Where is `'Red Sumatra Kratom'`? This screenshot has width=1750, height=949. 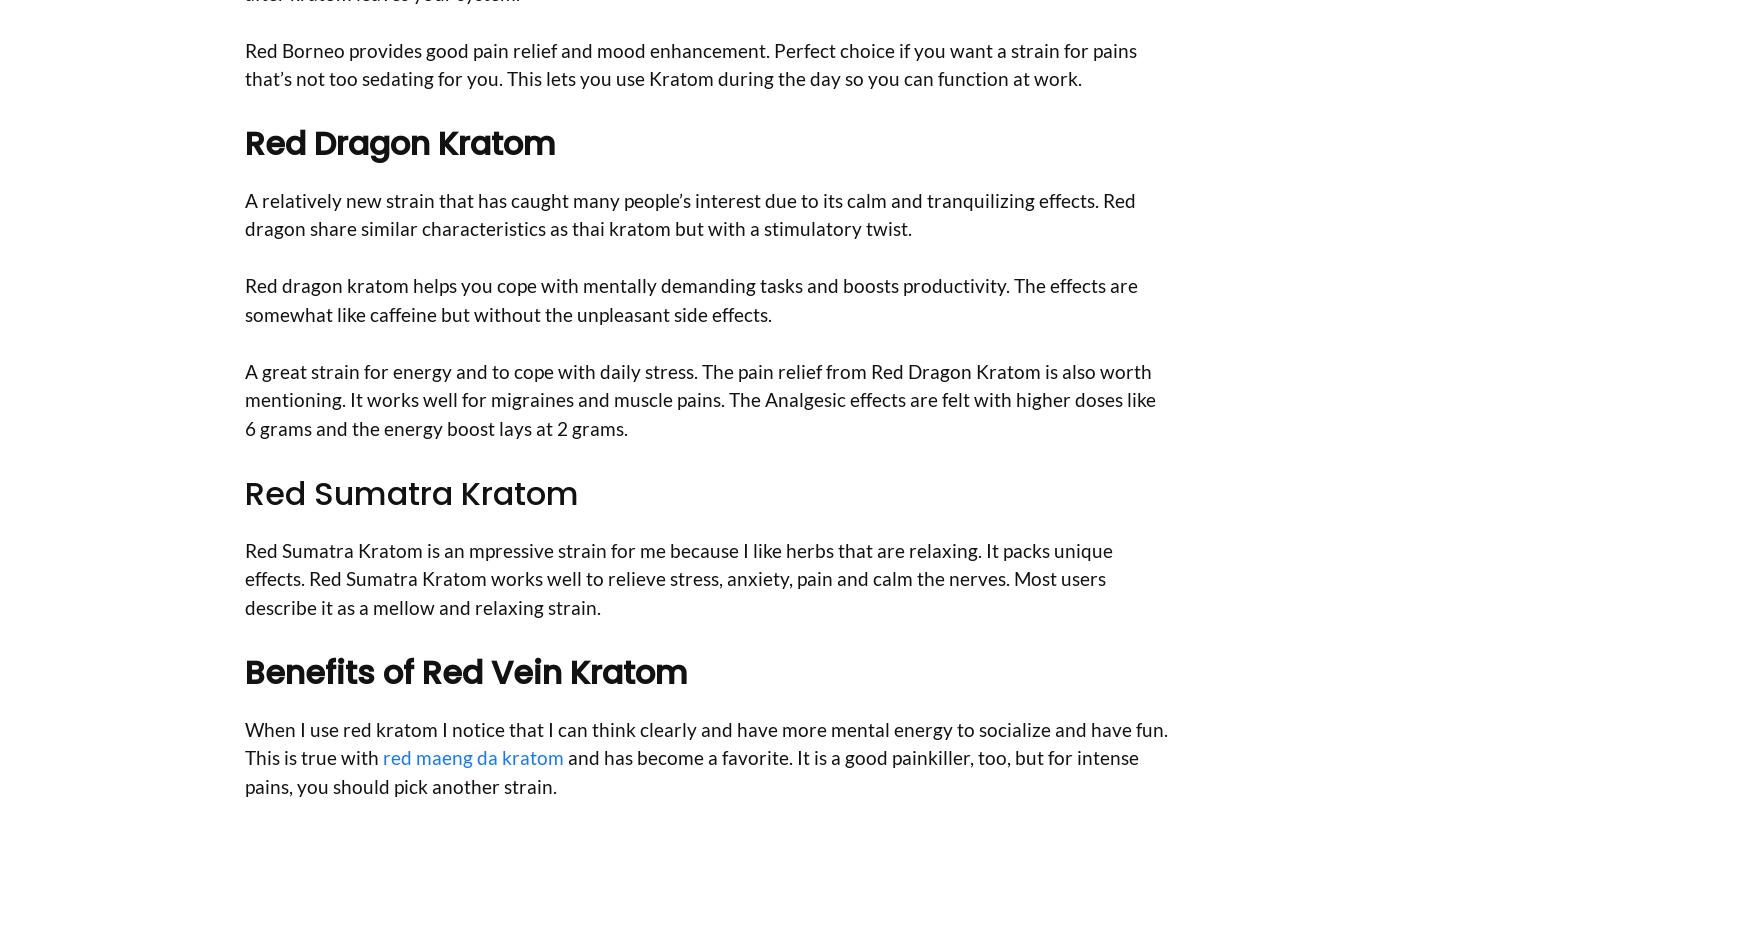
'Red Sumatra Kratom' is located at coordinates (410, 491).